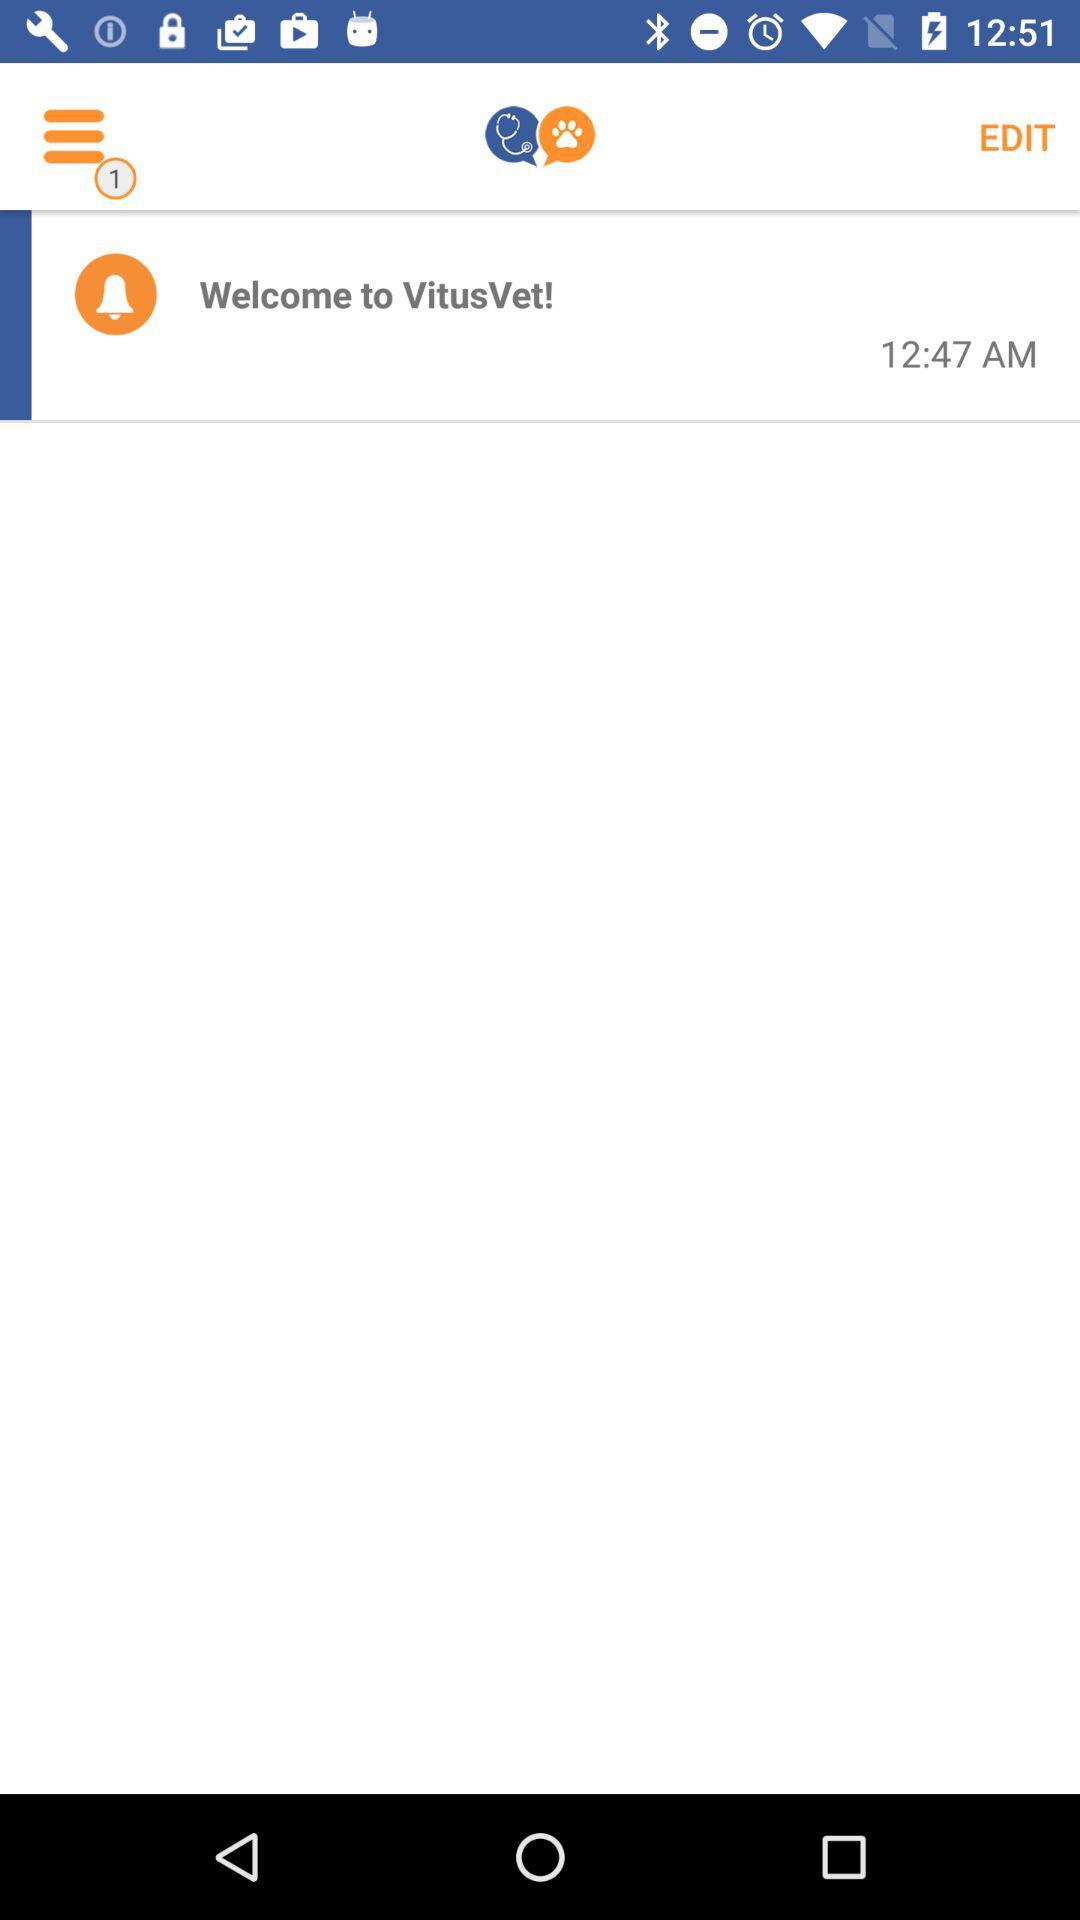 The width and height of the screenshot is (1080, 1920). I want to click on edit icon, so click(1017, 135).